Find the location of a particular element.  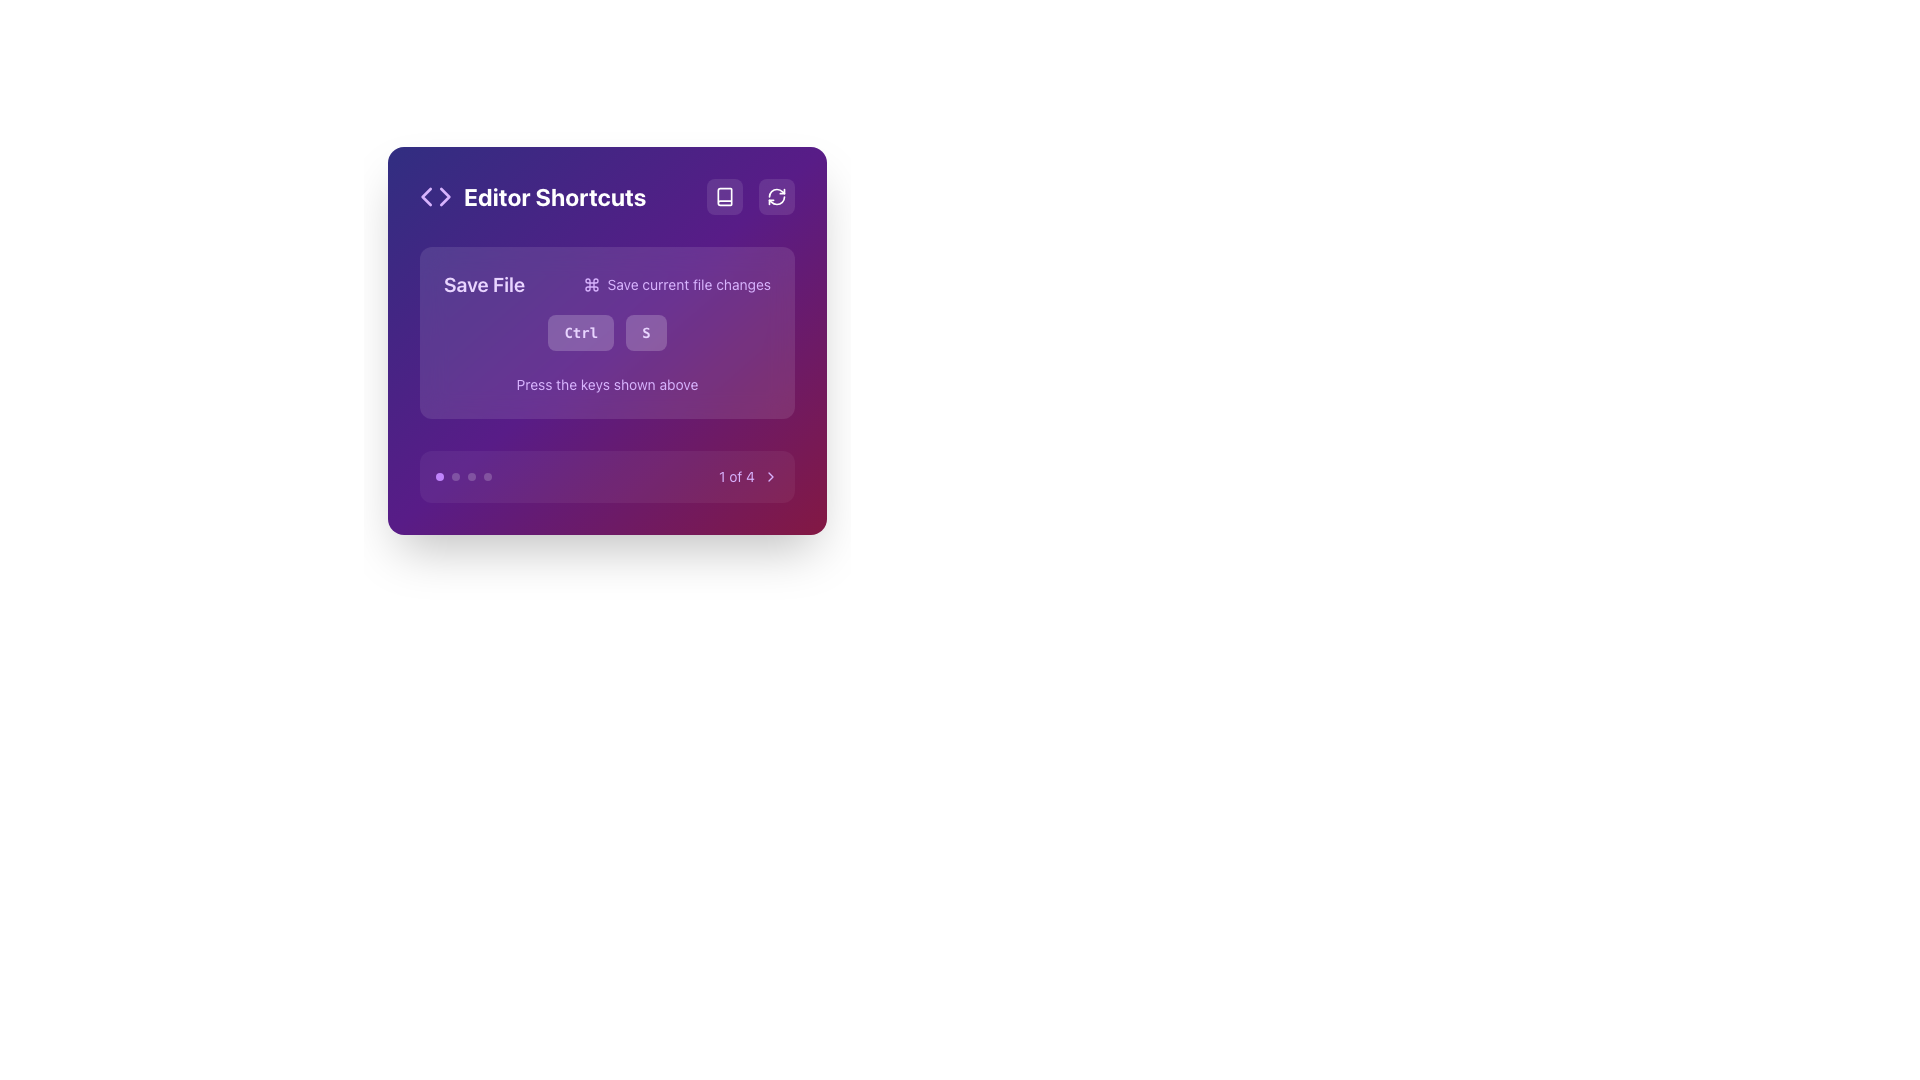

the 'refresh' or 'reload' icon located in the top-right near the 'Editor Shortcuts' header is located at coordinates (776, 200).